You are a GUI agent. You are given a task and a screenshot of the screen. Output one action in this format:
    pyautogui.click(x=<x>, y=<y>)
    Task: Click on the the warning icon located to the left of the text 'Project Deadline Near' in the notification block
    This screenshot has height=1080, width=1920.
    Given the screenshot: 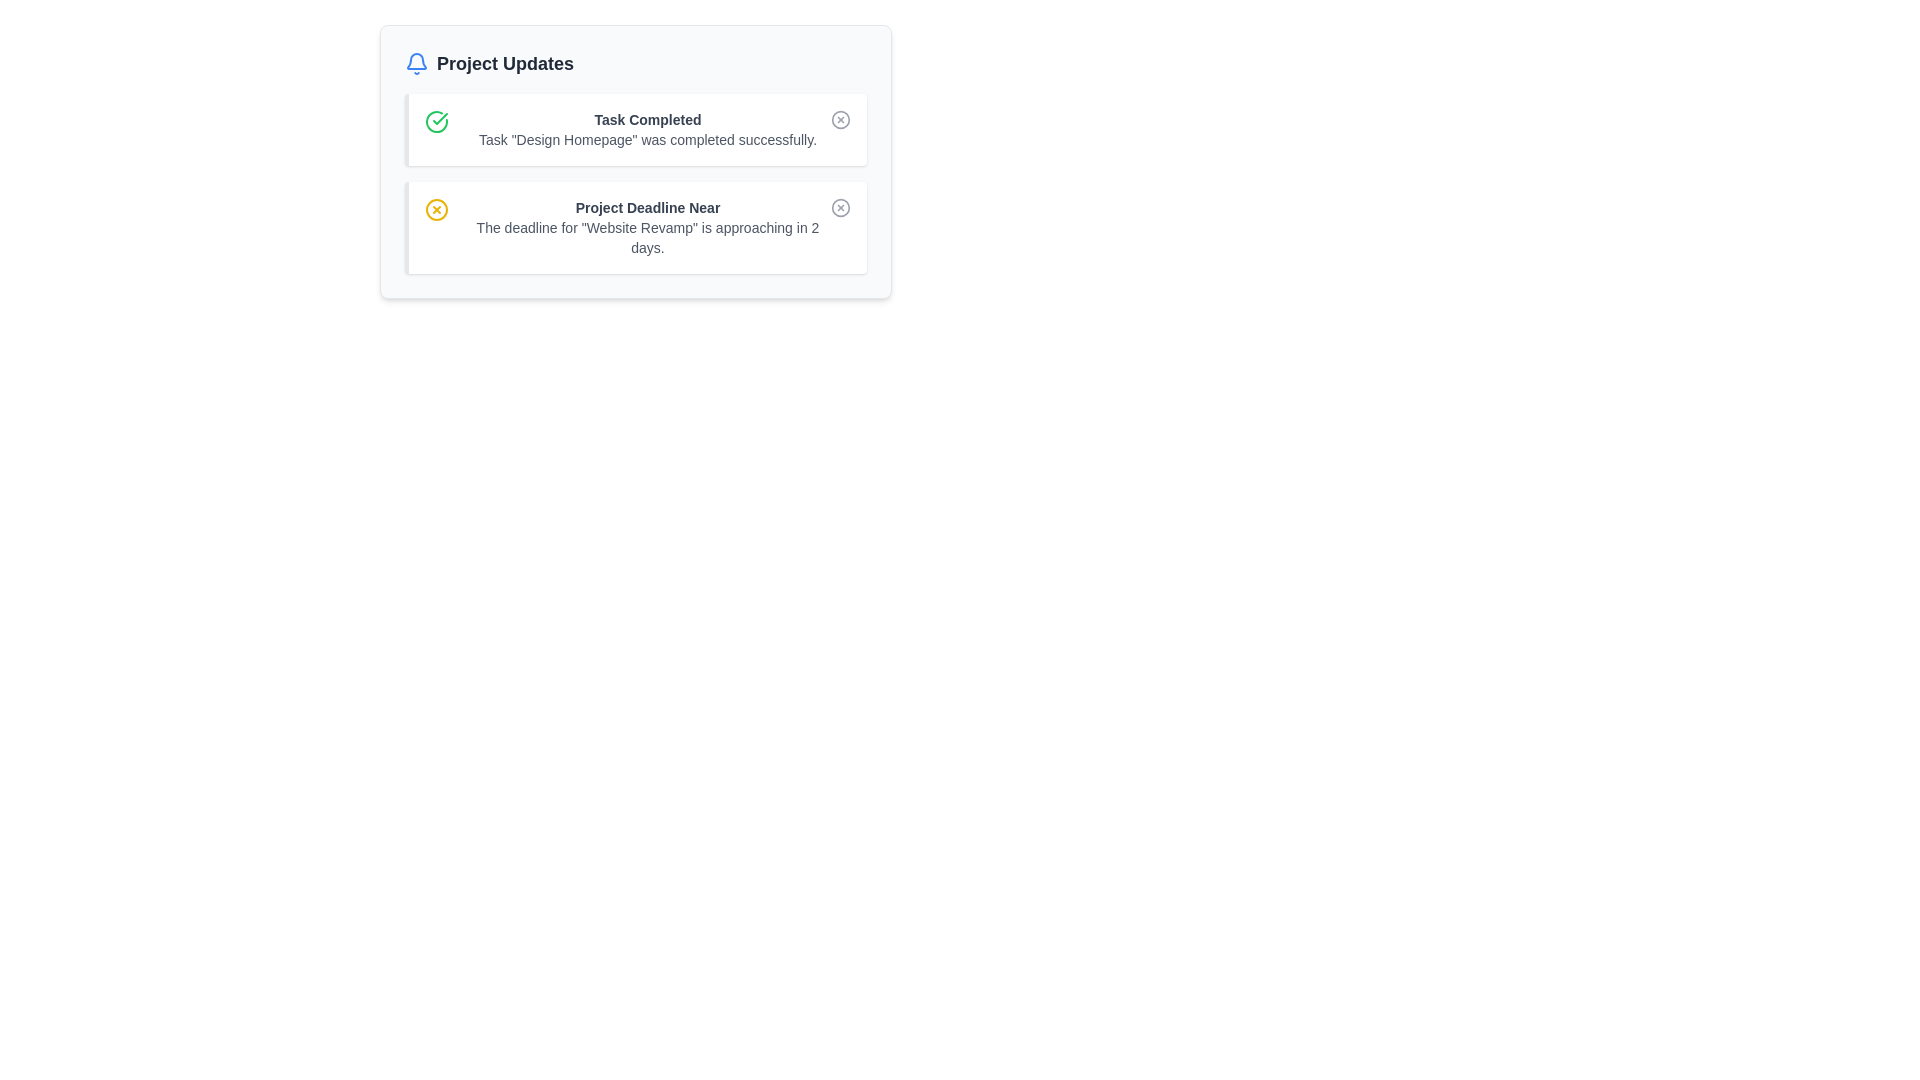 What is the action you would take?
    pyautogui.click(x=444, y=209)
    